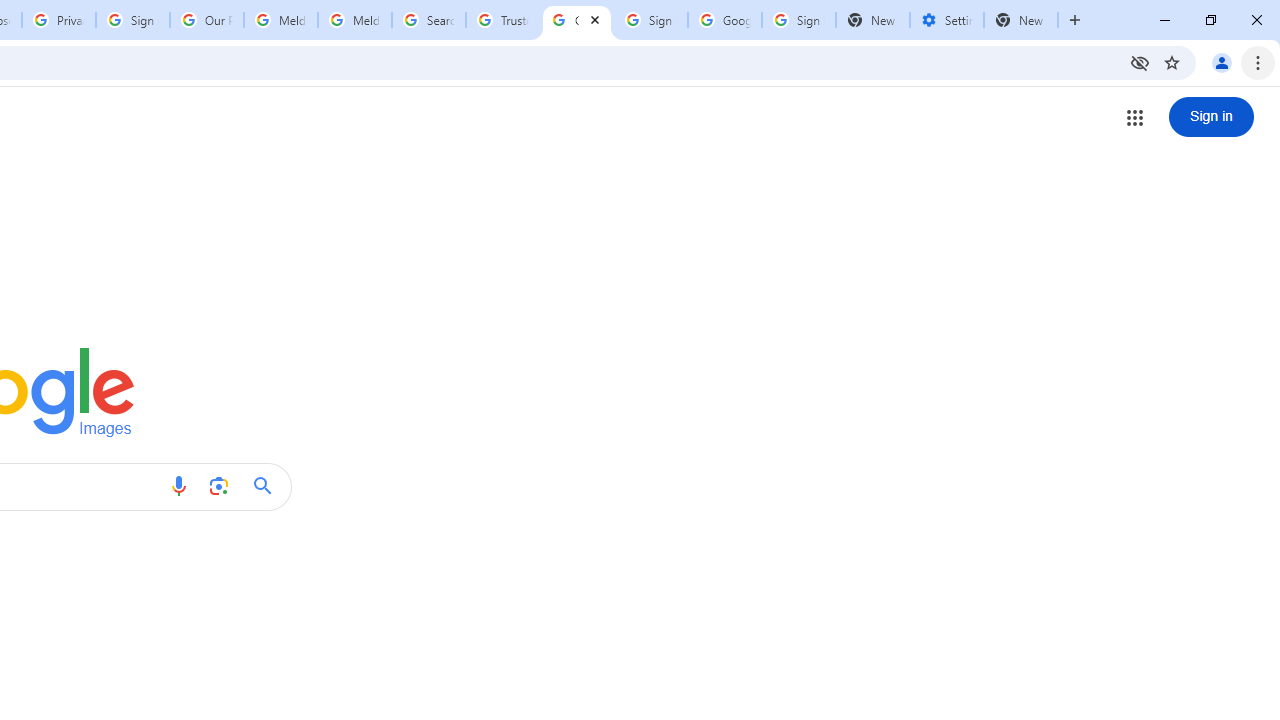 The width and height of the screenshot is (1280, 720). What do you see at coordinates (1021, 20) in the screenshot?
I see `'New Tab'` at bounding box center [1021, 20].